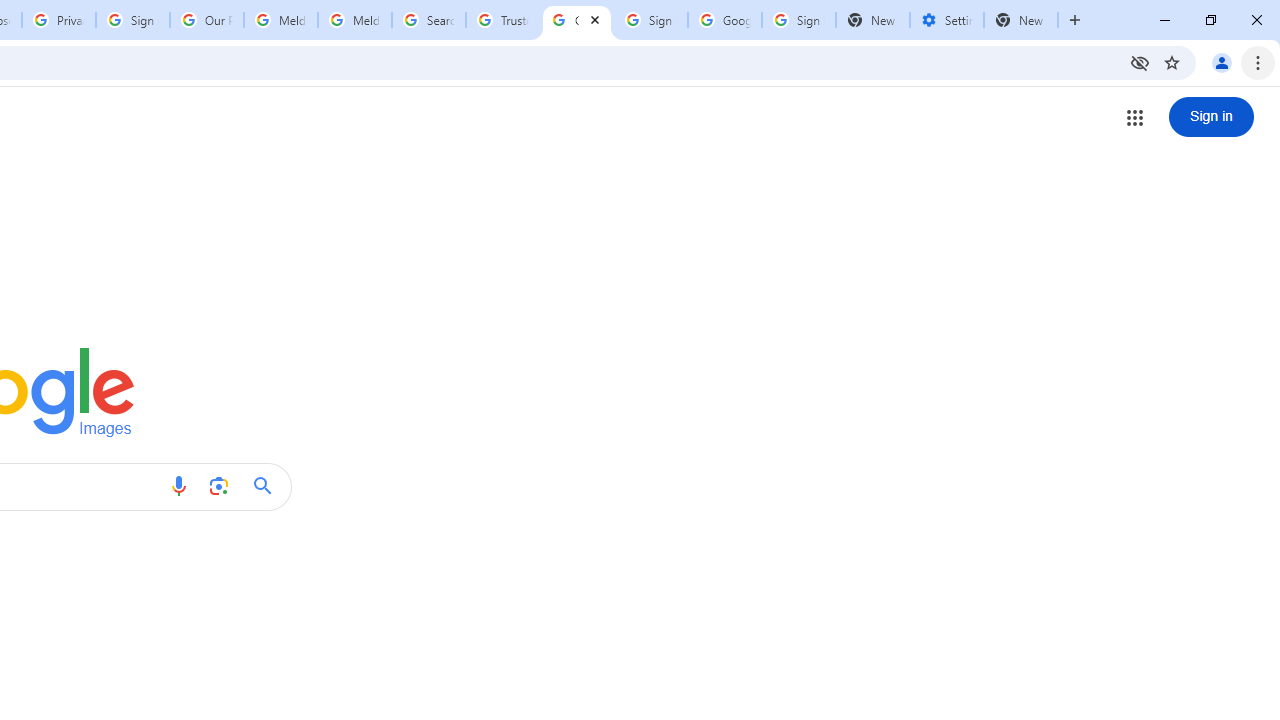 The width and height of the screenshot is (1280, 720). What do you see at coordinates (1021, 20) in the screenshot?
I see `'New Tab'` at bounding box center [1021, 20].